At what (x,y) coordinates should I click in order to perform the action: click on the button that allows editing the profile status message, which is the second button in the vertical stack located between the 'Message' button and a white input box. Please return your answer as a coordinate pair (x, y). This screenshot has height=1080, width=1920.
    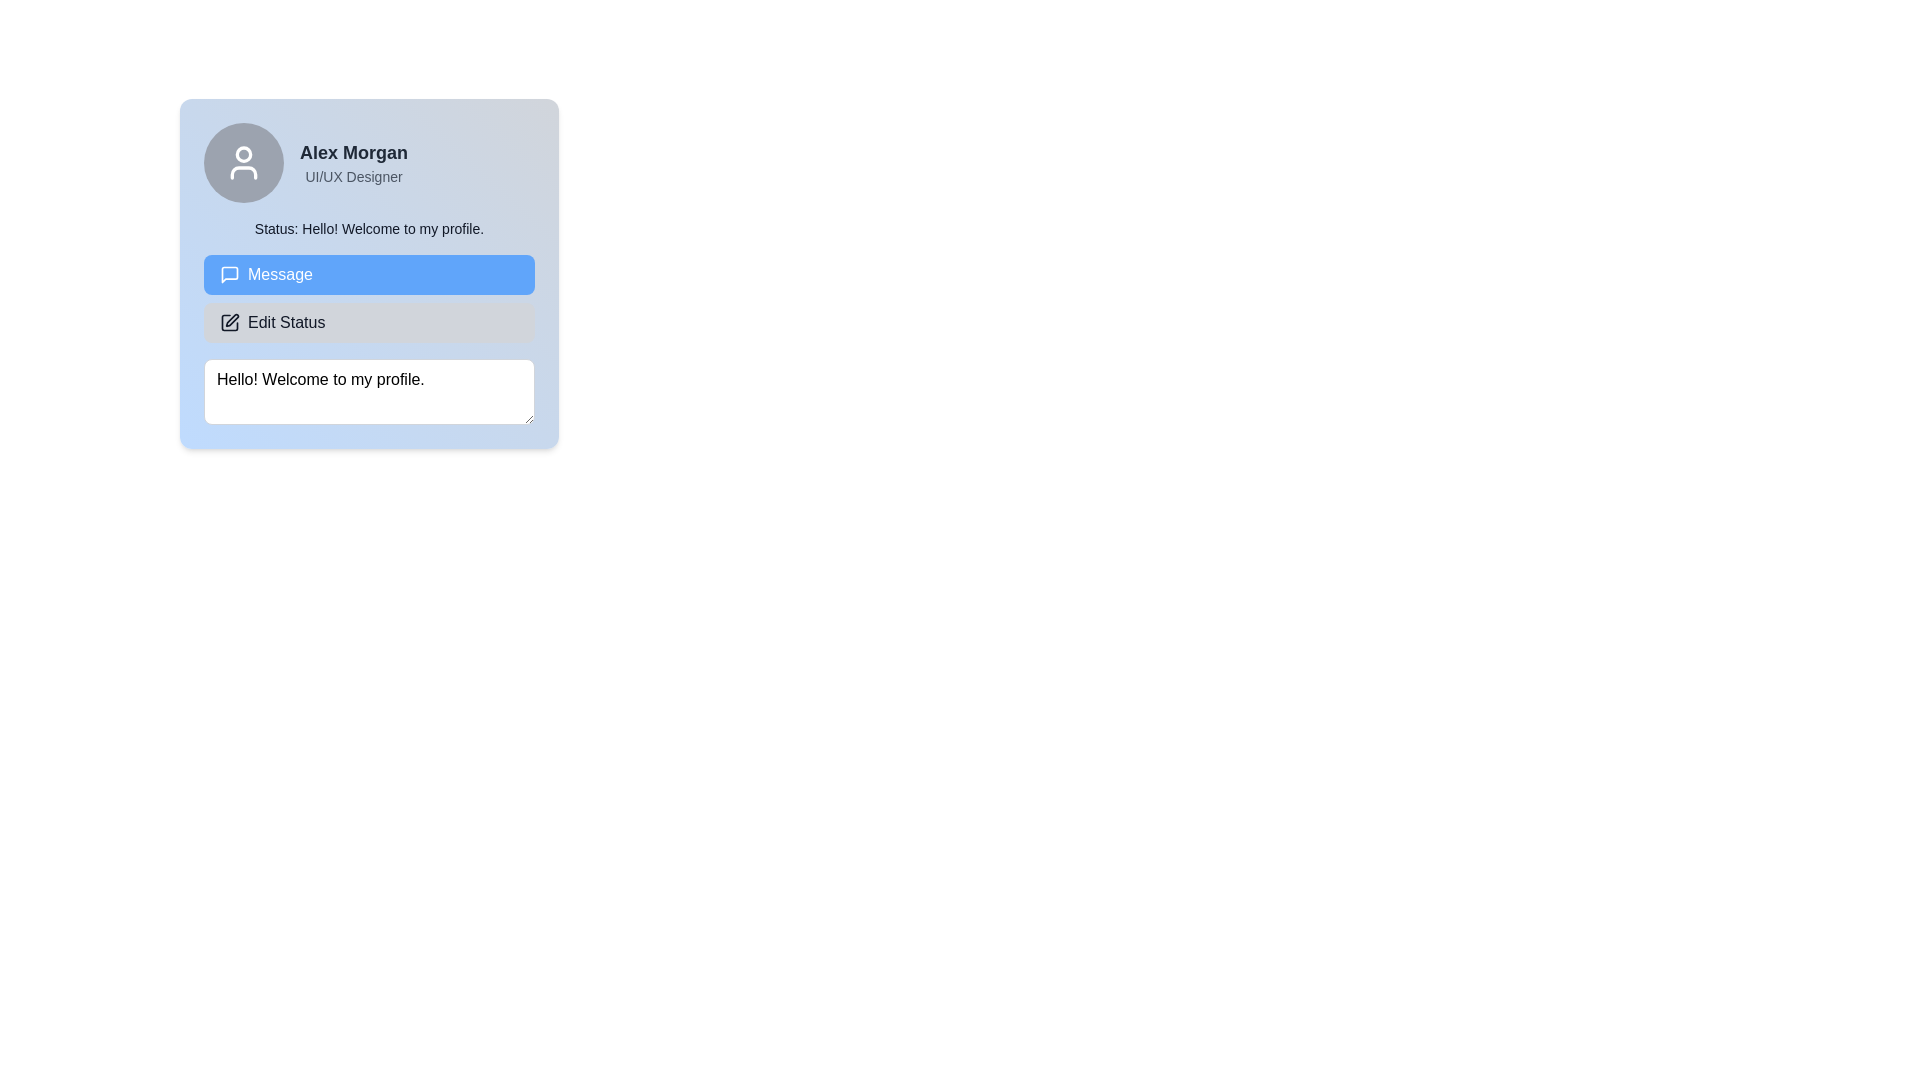
    Looking at the image, I should click on (369, 322).